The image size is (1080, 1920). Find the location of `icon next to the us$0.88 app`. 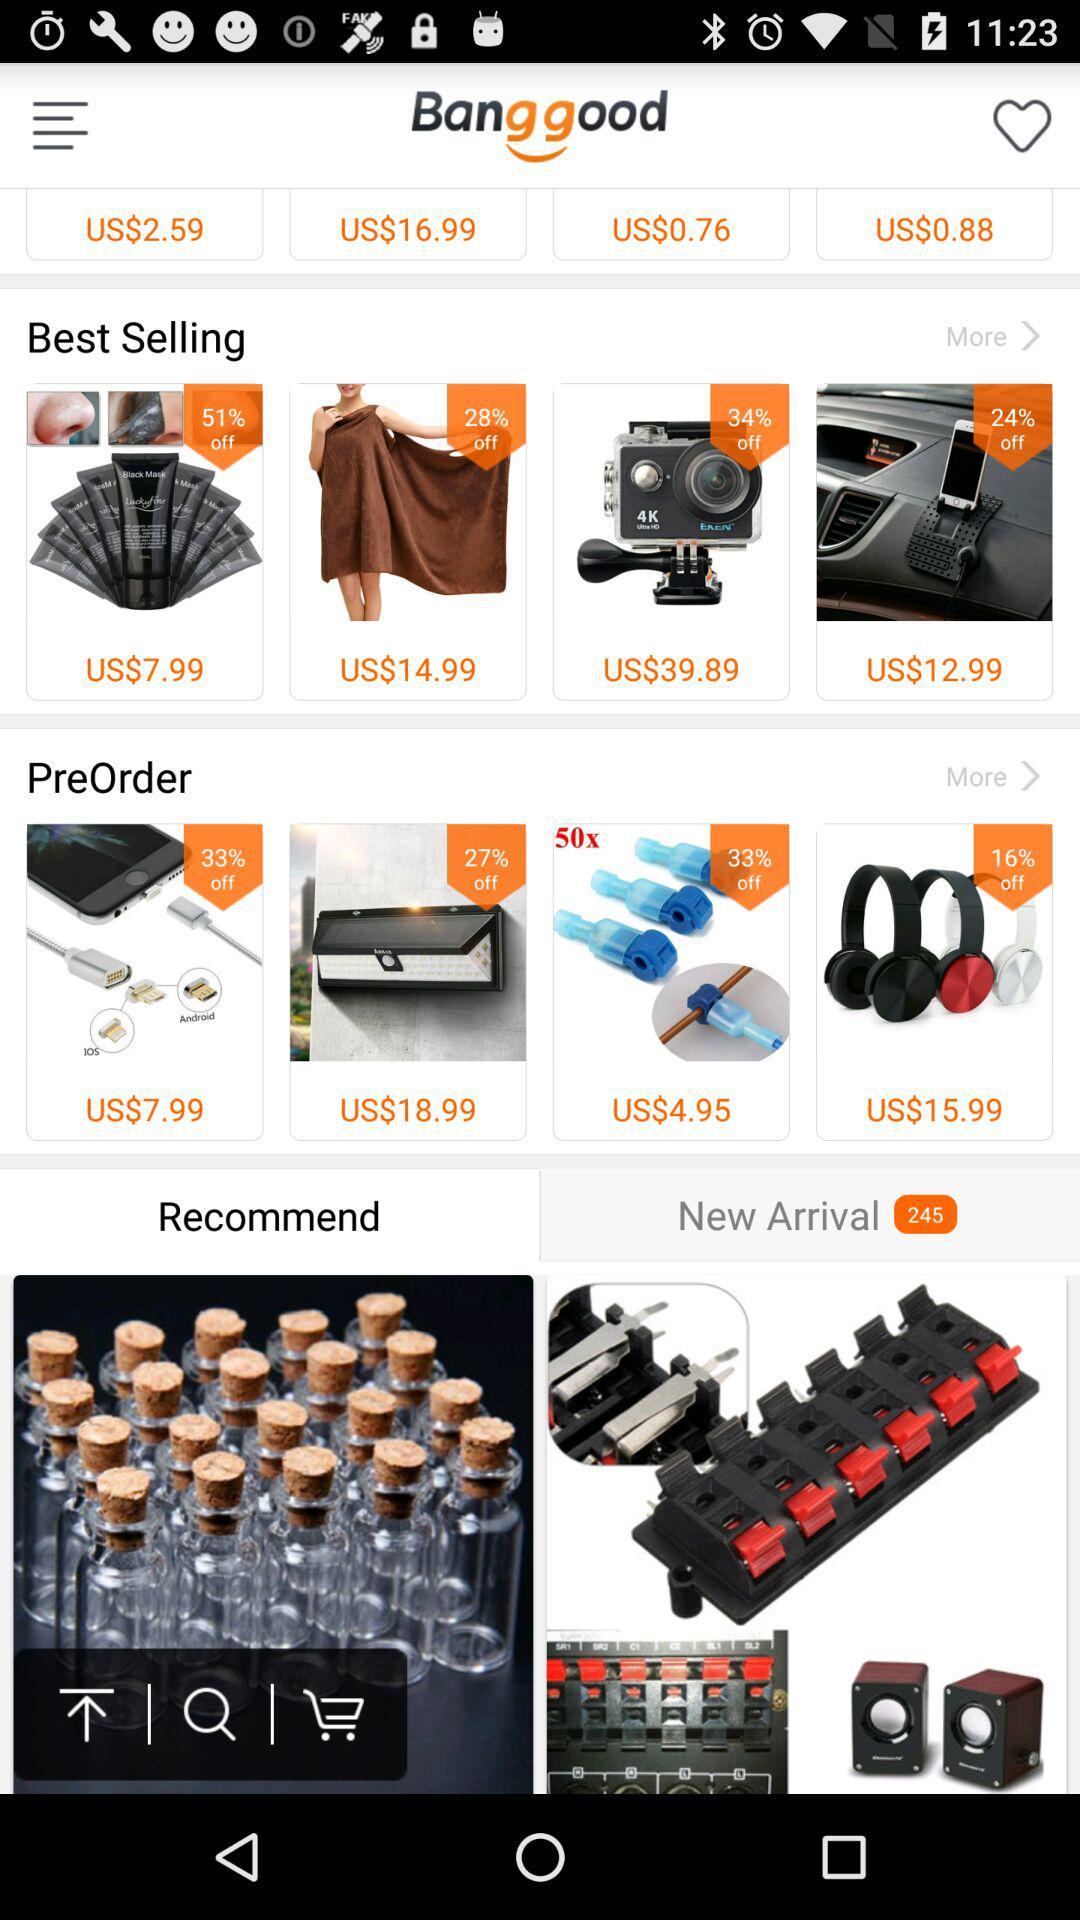

icon next to the us$0.88 app is located at coordinates (538, 124).